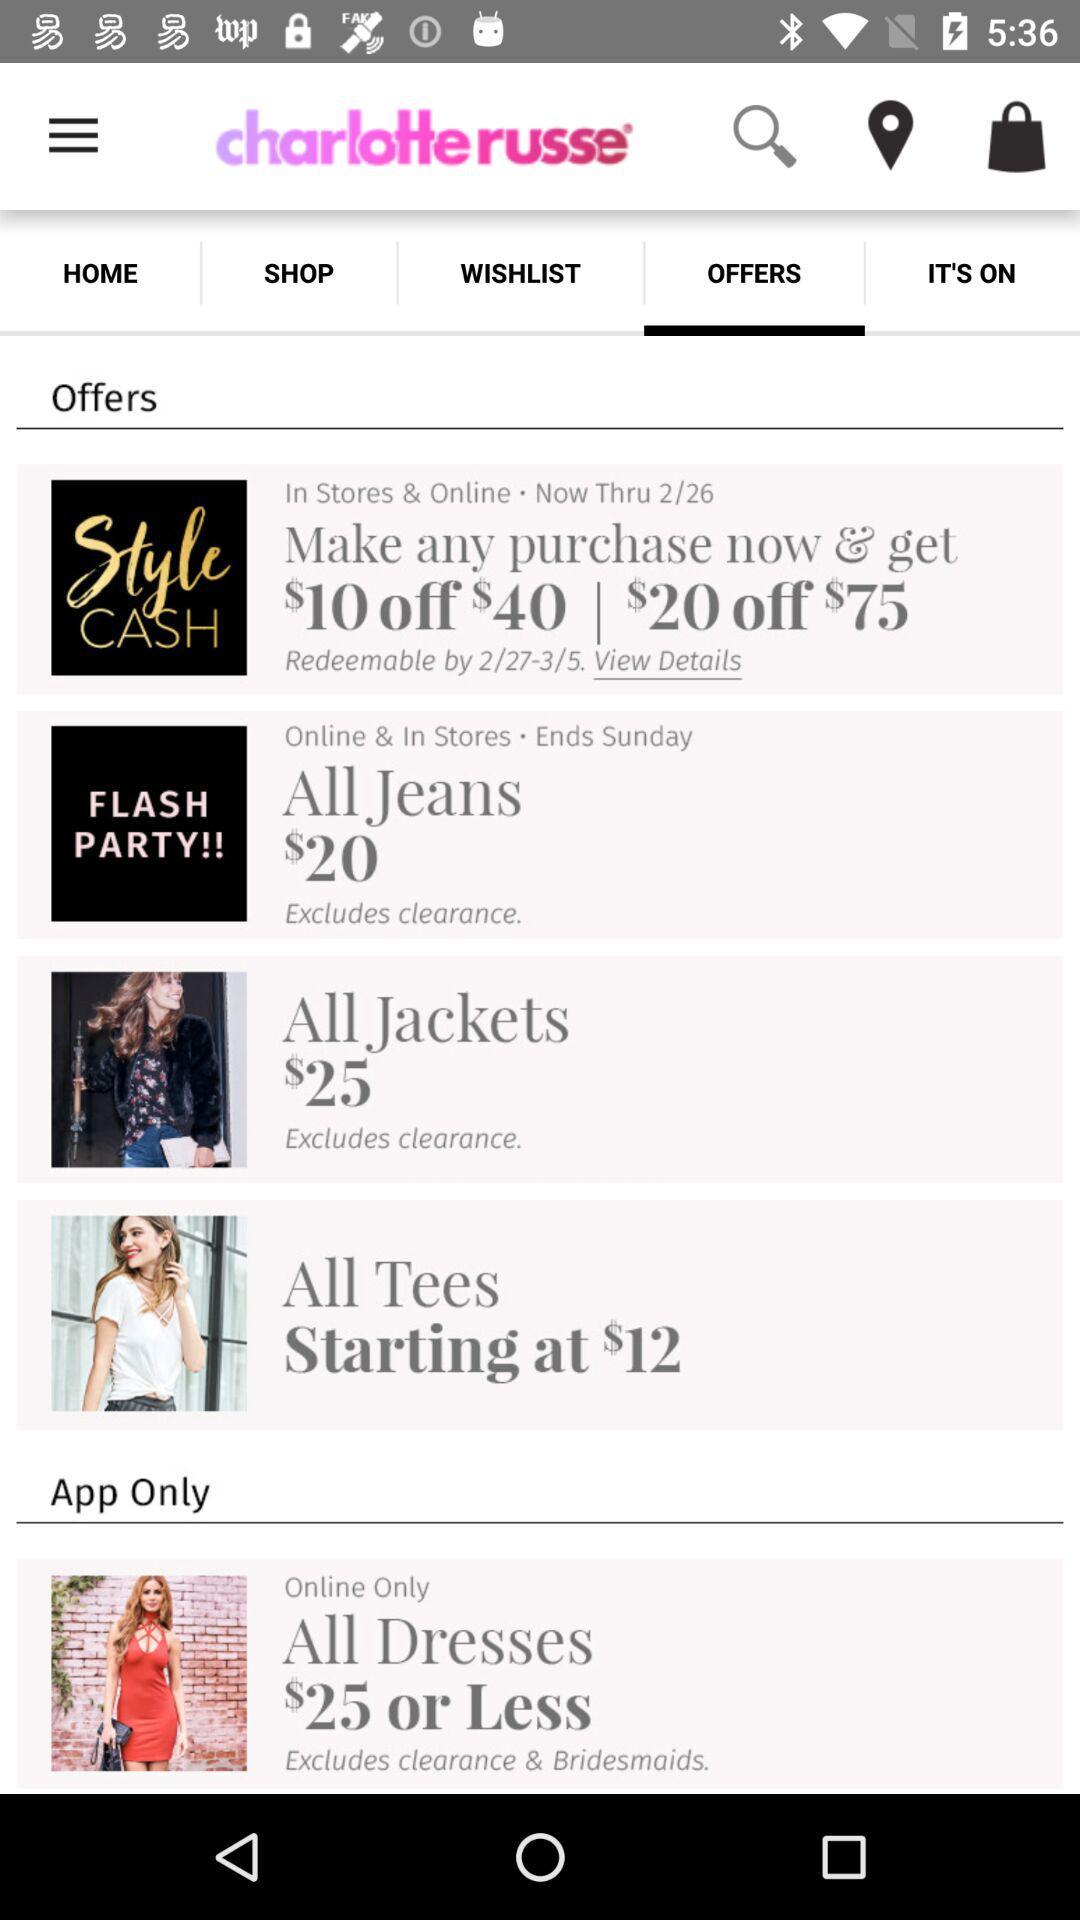 Image resolution: width=1080 pixels, height=1920 pixels. Describe the element at coordinates (72, 135) in the screenshot. I see `item above the home item` at that location.